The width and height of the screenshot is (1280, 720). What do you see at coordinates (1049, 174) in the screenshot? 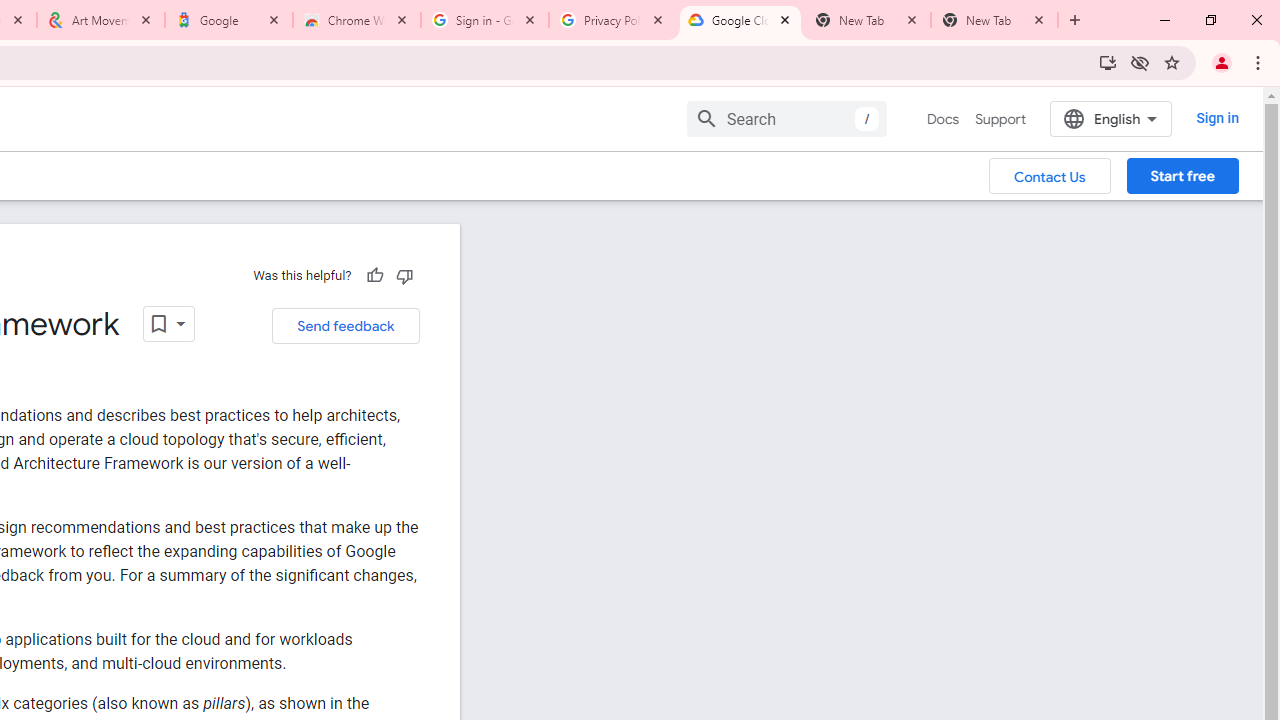
I see `'Contact Us'` at bounding box center [1049, 174].